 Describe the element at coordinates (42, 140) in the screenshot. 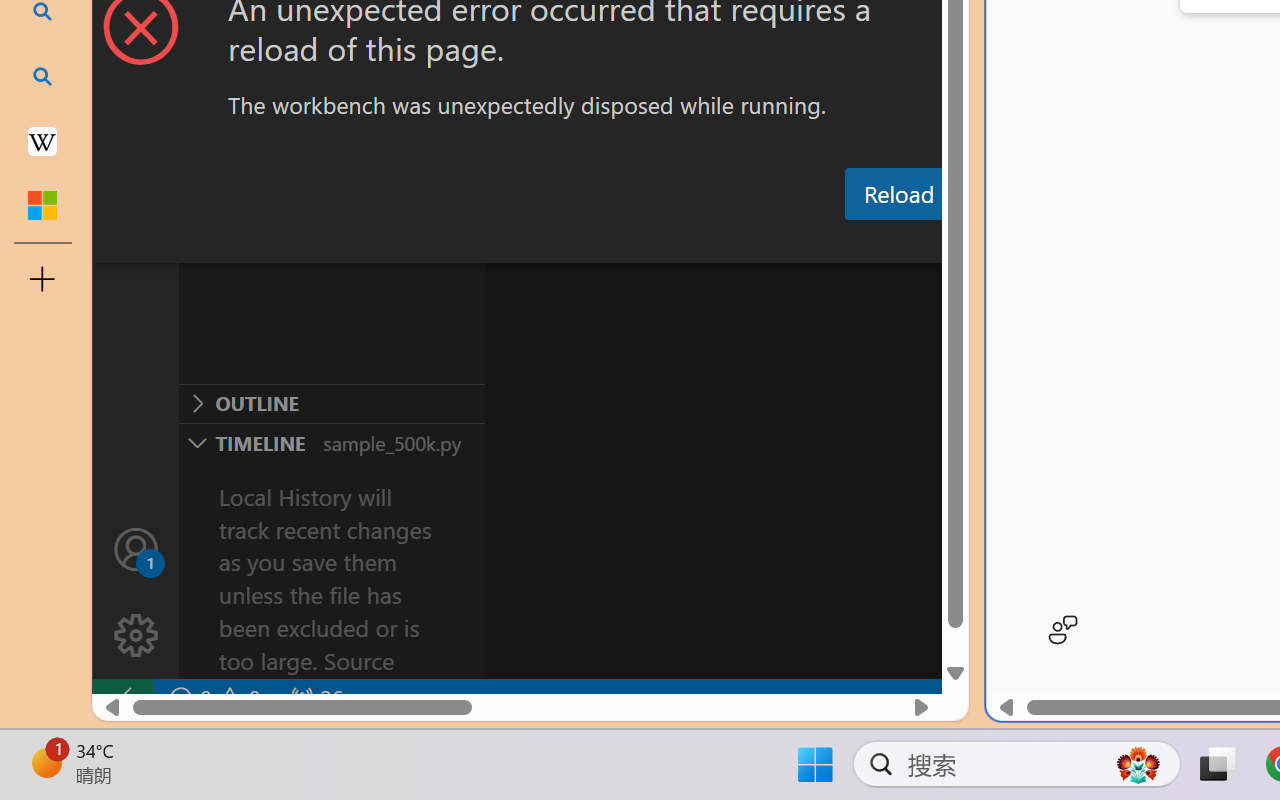

I see `'Earth - Wikipedia'` at that location.